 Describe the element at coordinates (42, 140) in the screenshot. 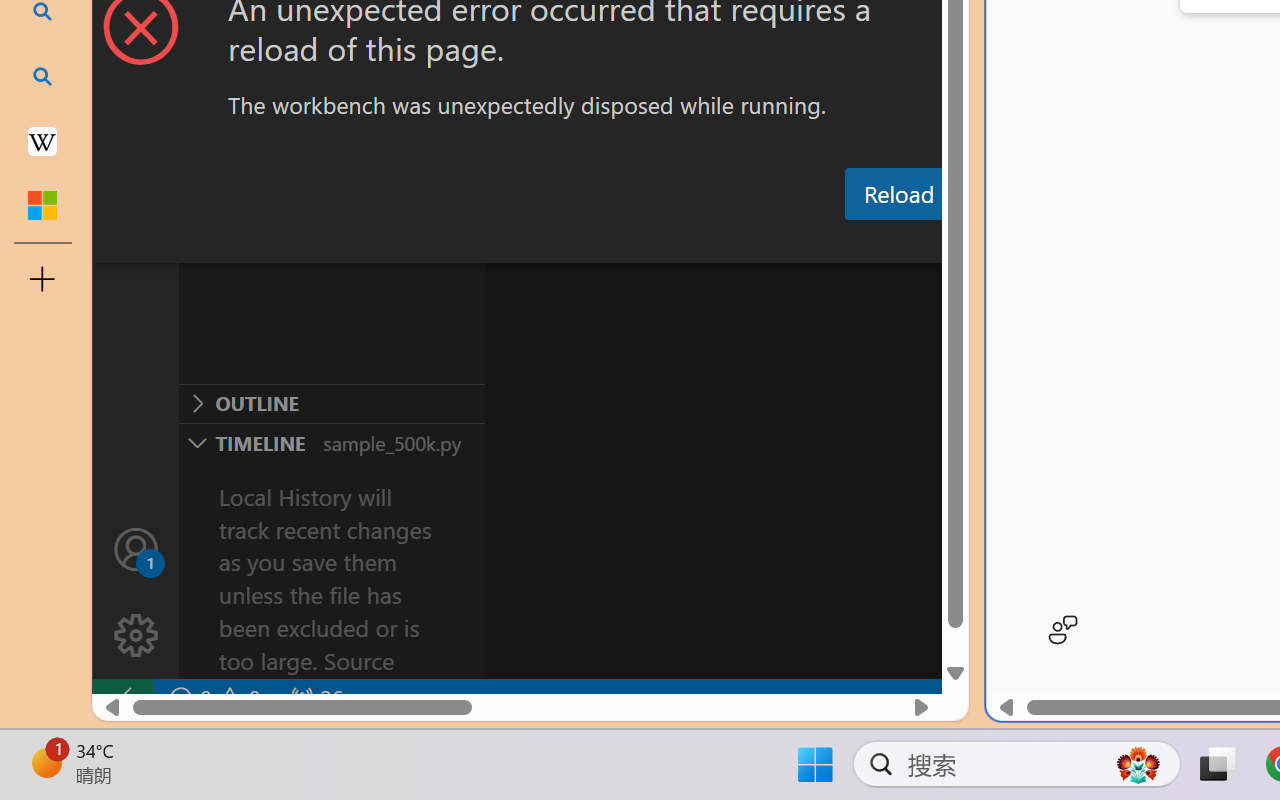

I see `'Earth - Wikipedia'` at that location.